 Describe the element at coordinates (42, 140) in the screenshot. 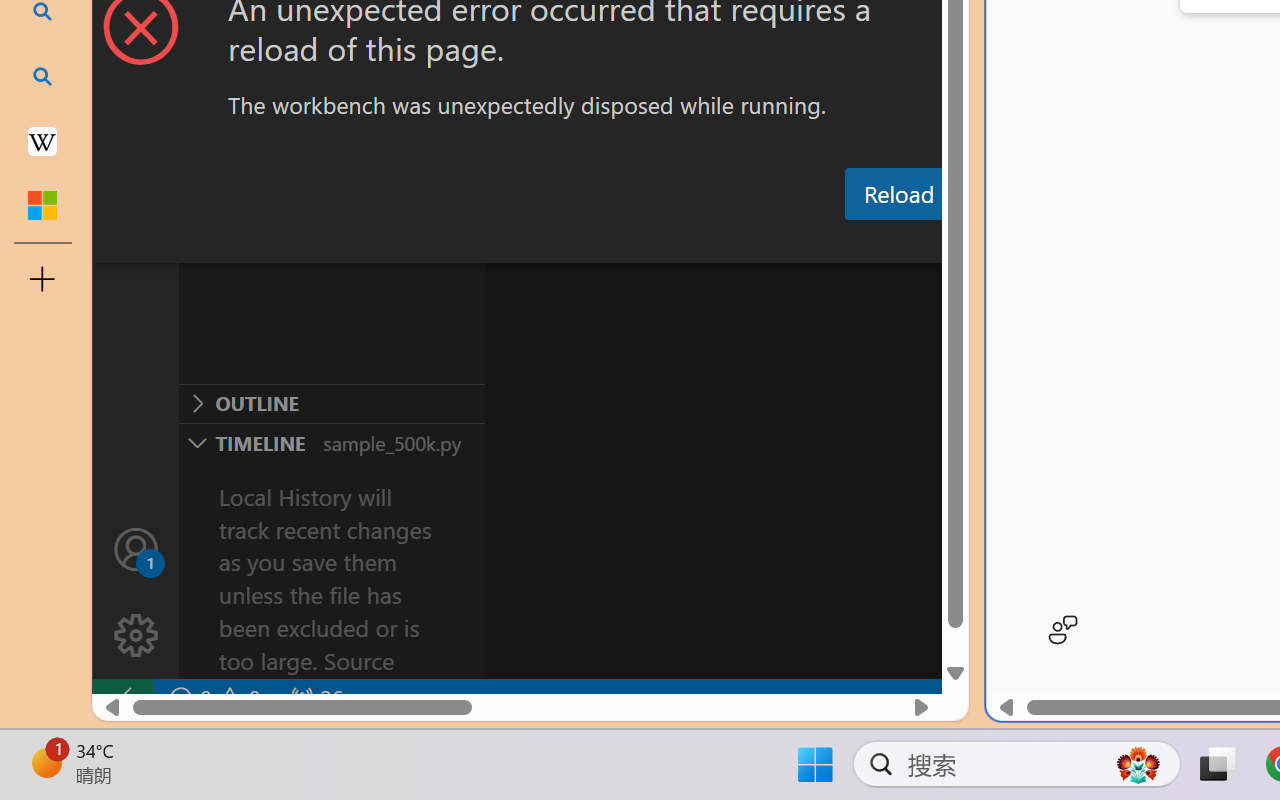

I see `'Earth - Wikipedia'` at that location.